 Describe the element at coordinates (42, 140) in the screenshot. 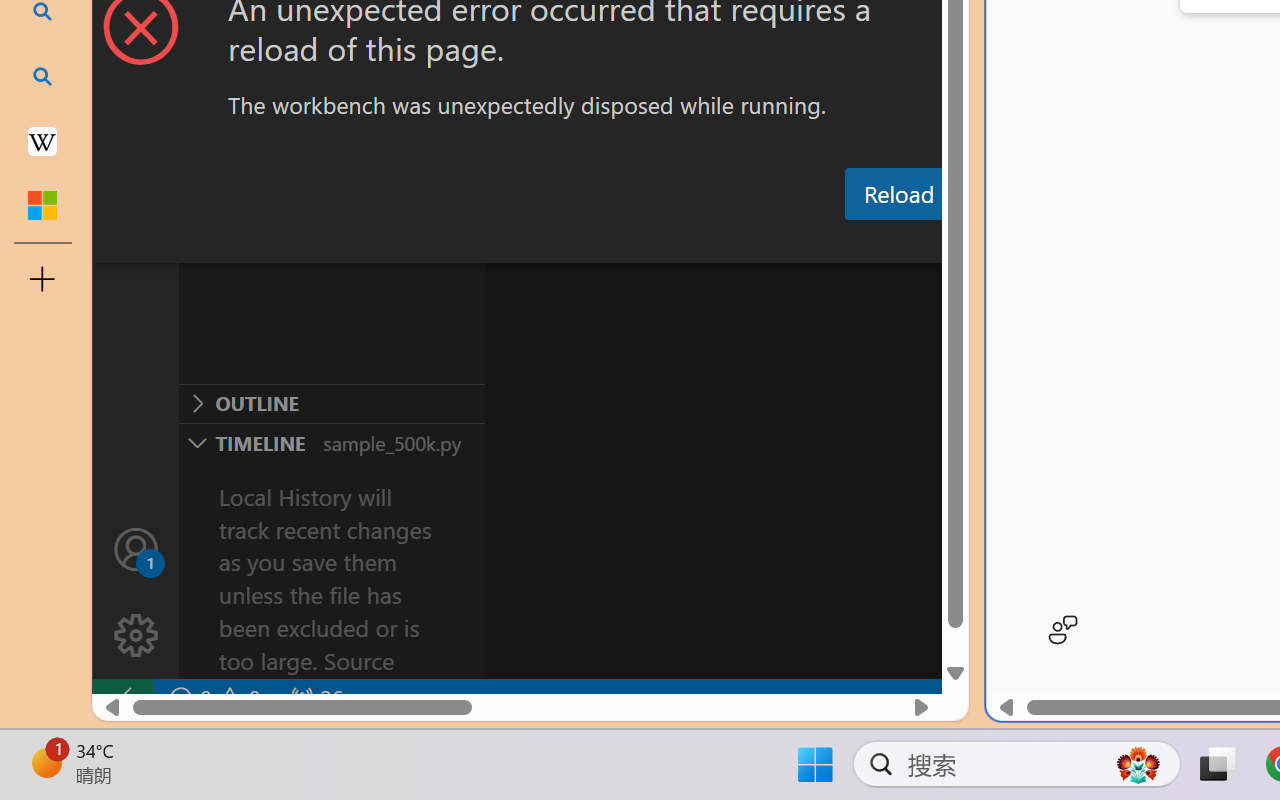

I see `'Earth - Wikipedia'` at that location.